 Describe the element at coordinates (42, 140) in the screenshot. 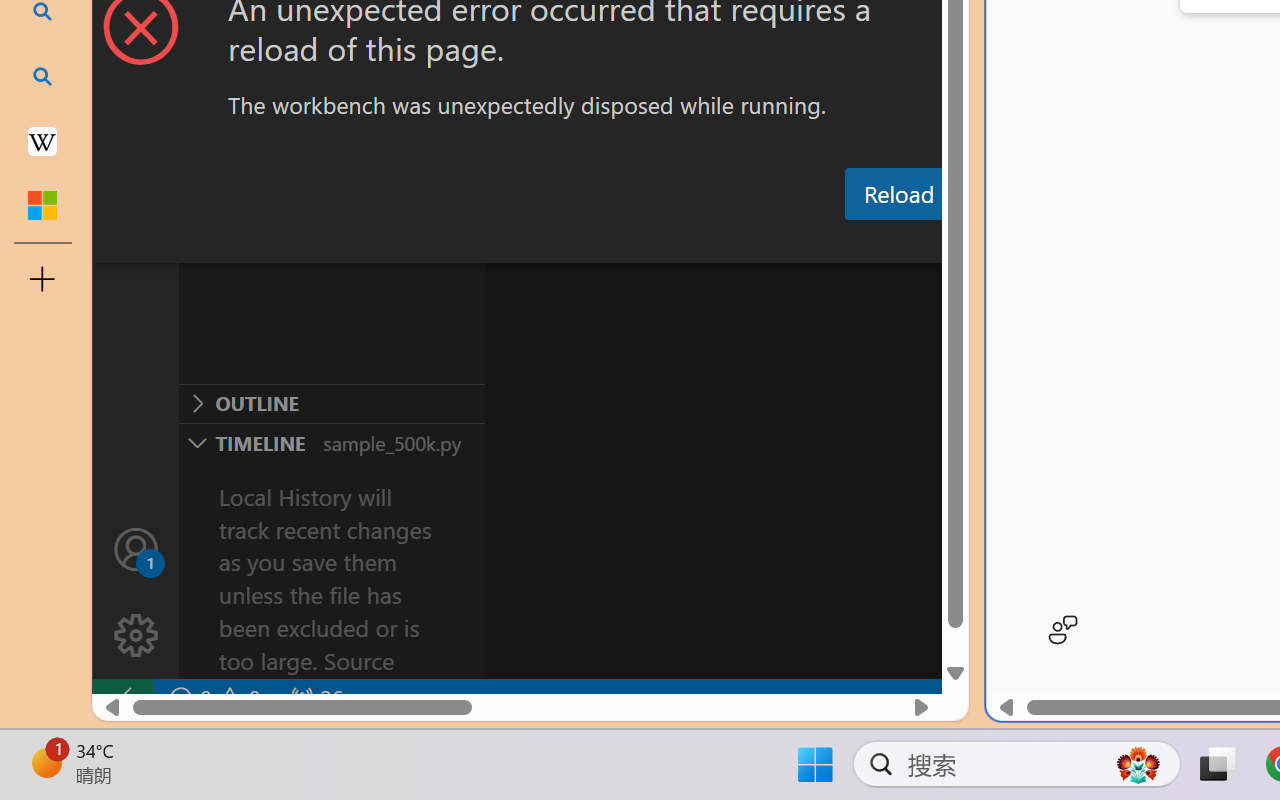

I see `'Earth - Wikipedia'` at that location.